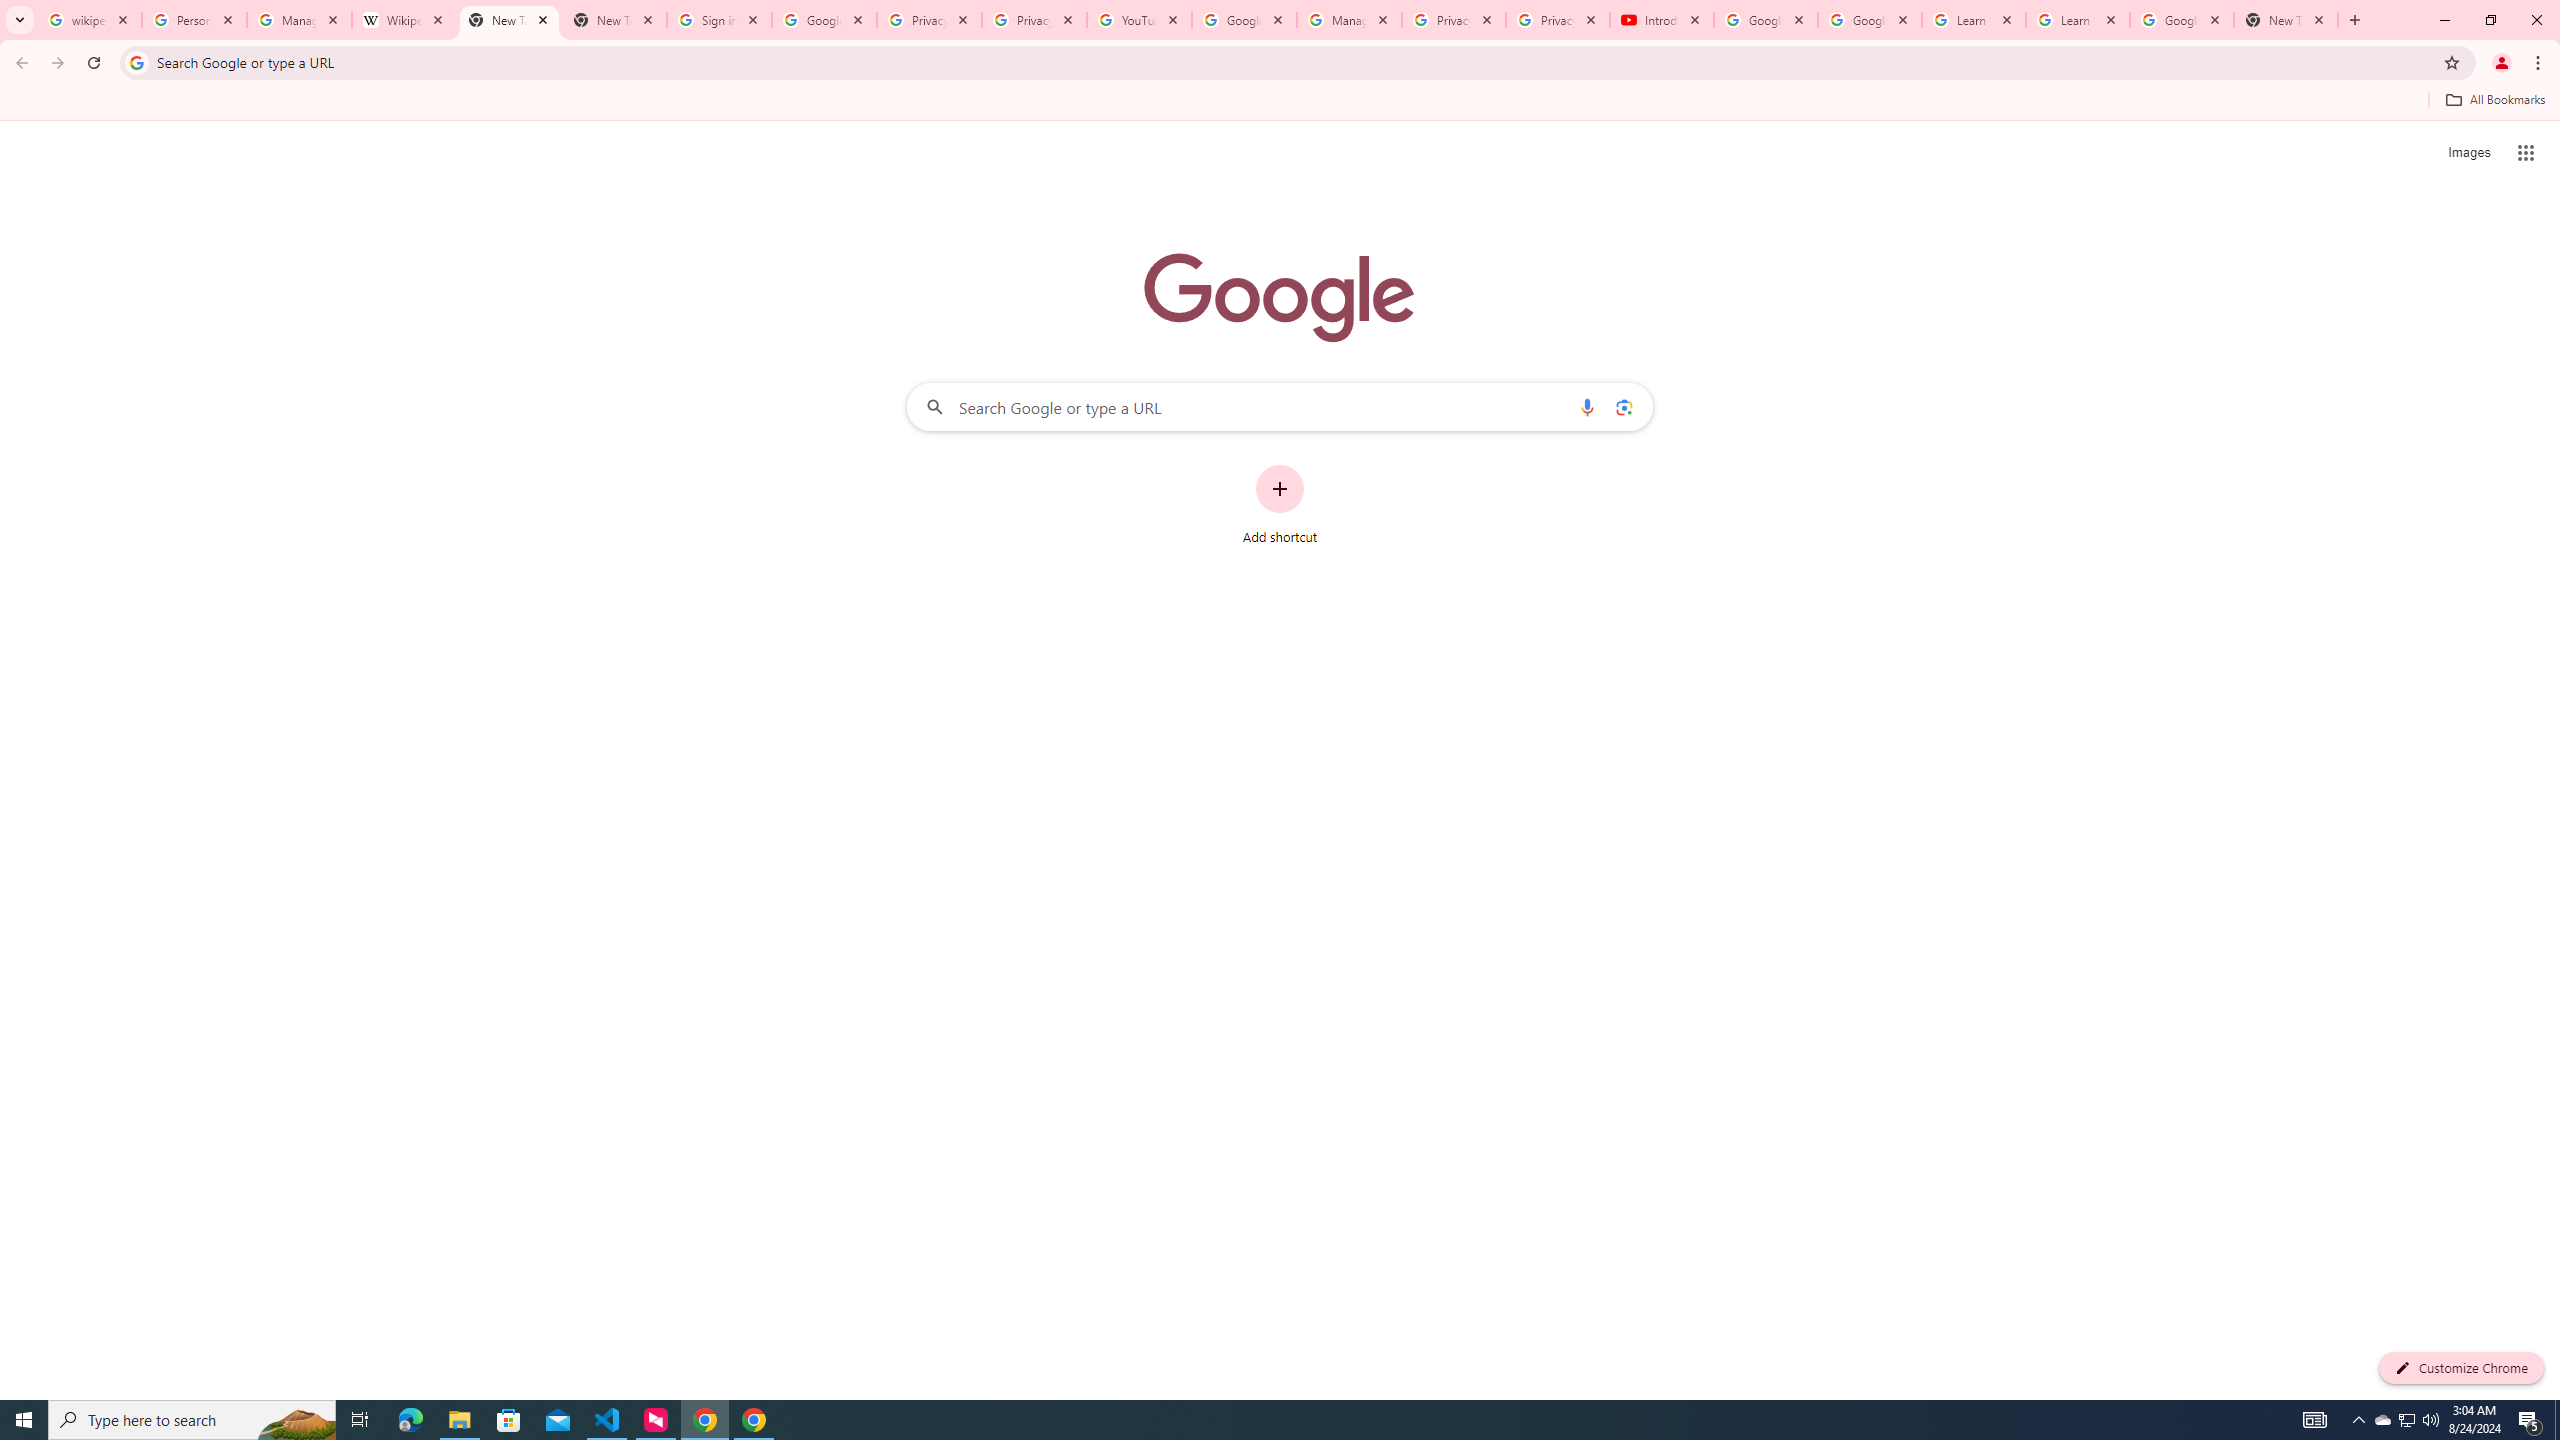  I want to click on 'Google Account', so click(2181, 19).